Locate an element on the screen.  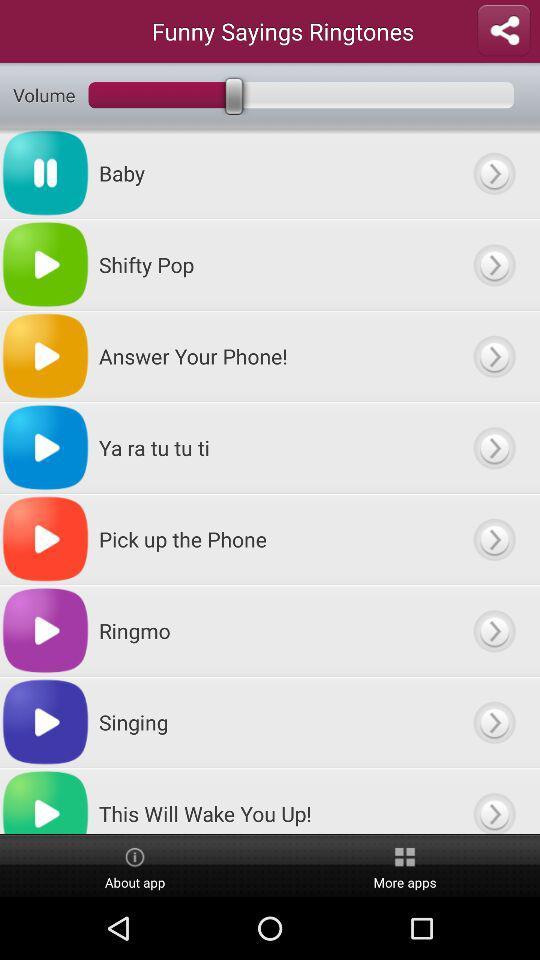
ringtone is located at coordinates (493, 263).